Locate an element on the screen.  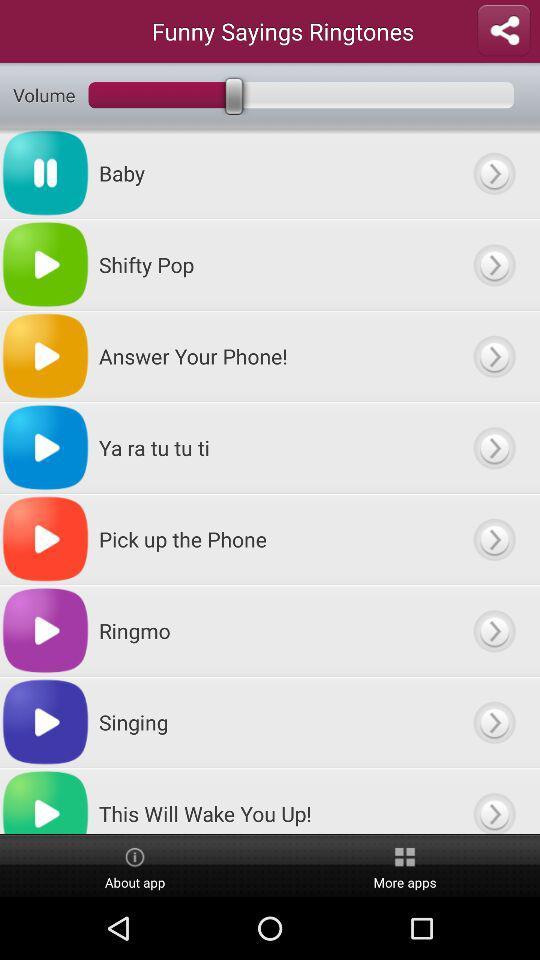
ringtone is located at coordinates (493, 263).